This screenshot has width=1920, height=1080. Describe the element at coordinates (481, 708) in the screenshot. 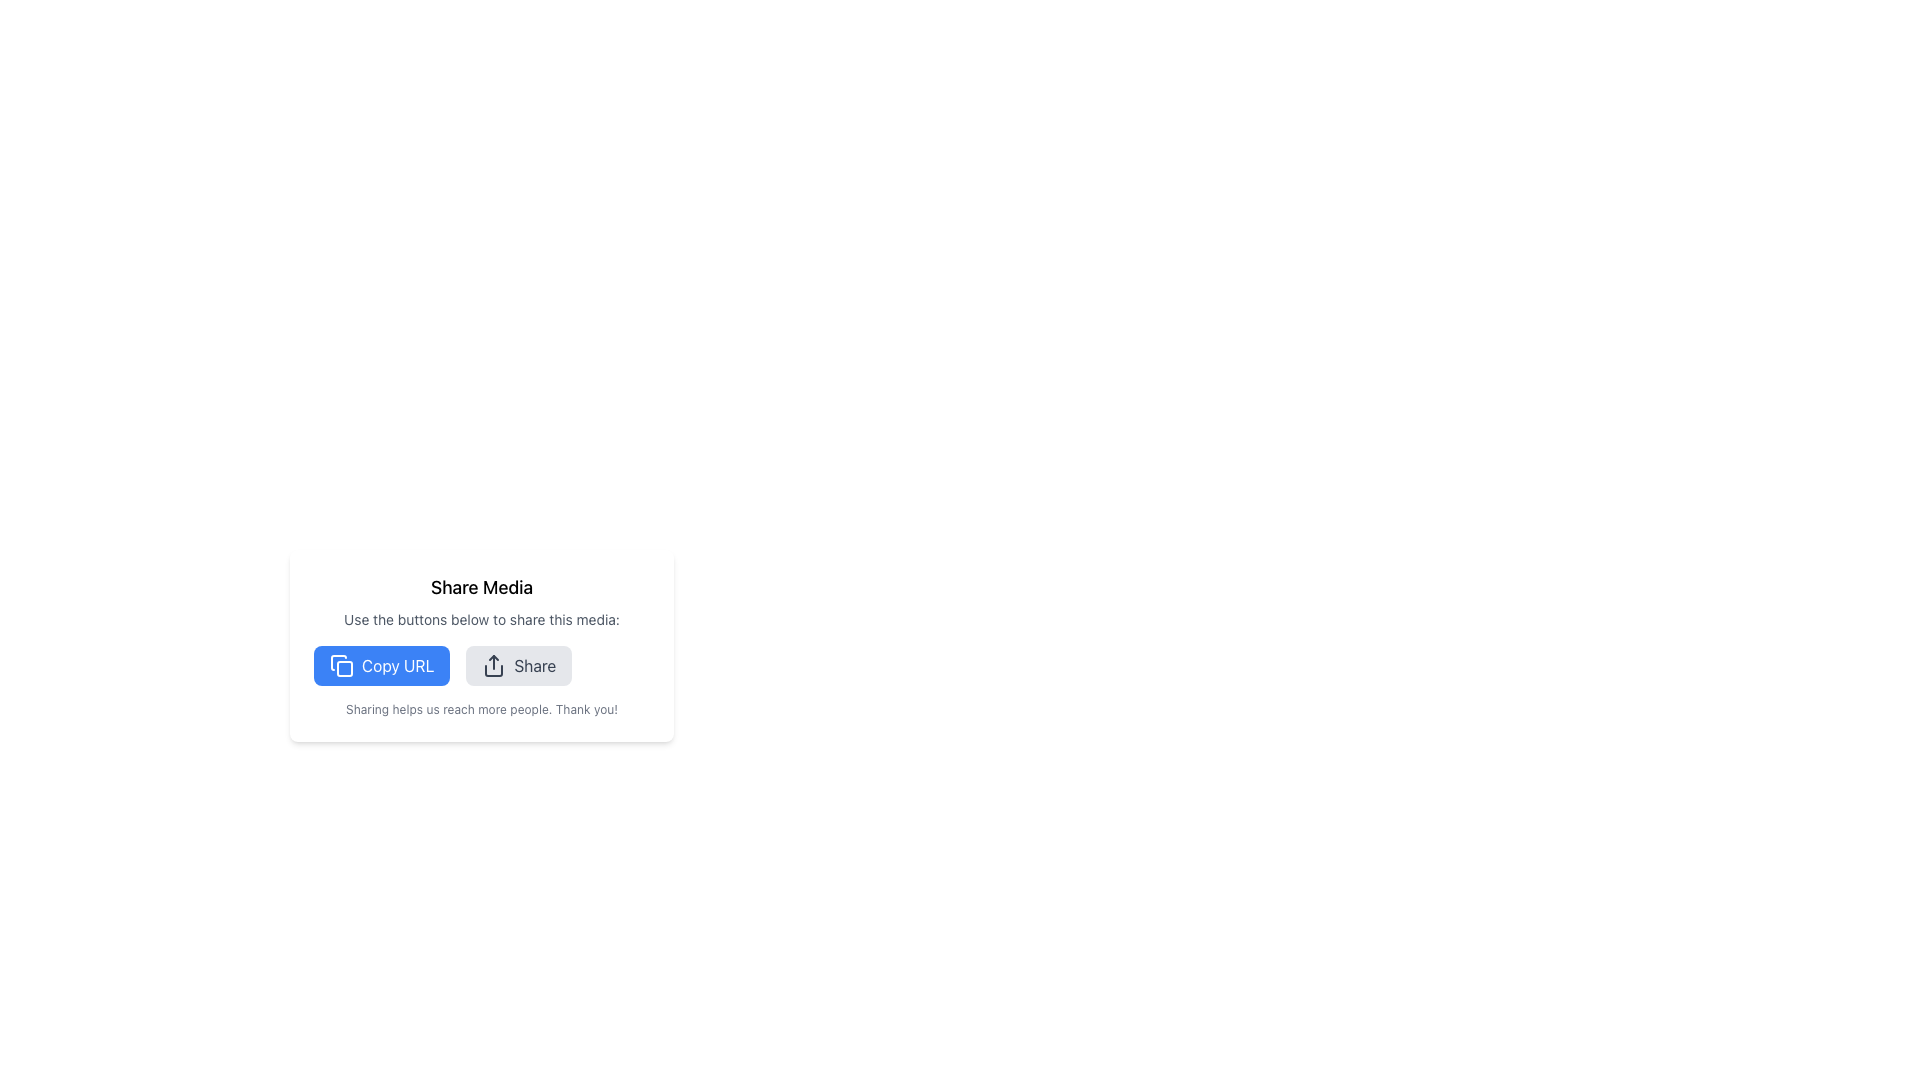

I see `the static text block that conveys a message of appreciation and encouragement, positioned directly below the 'Share' button group` at that location.